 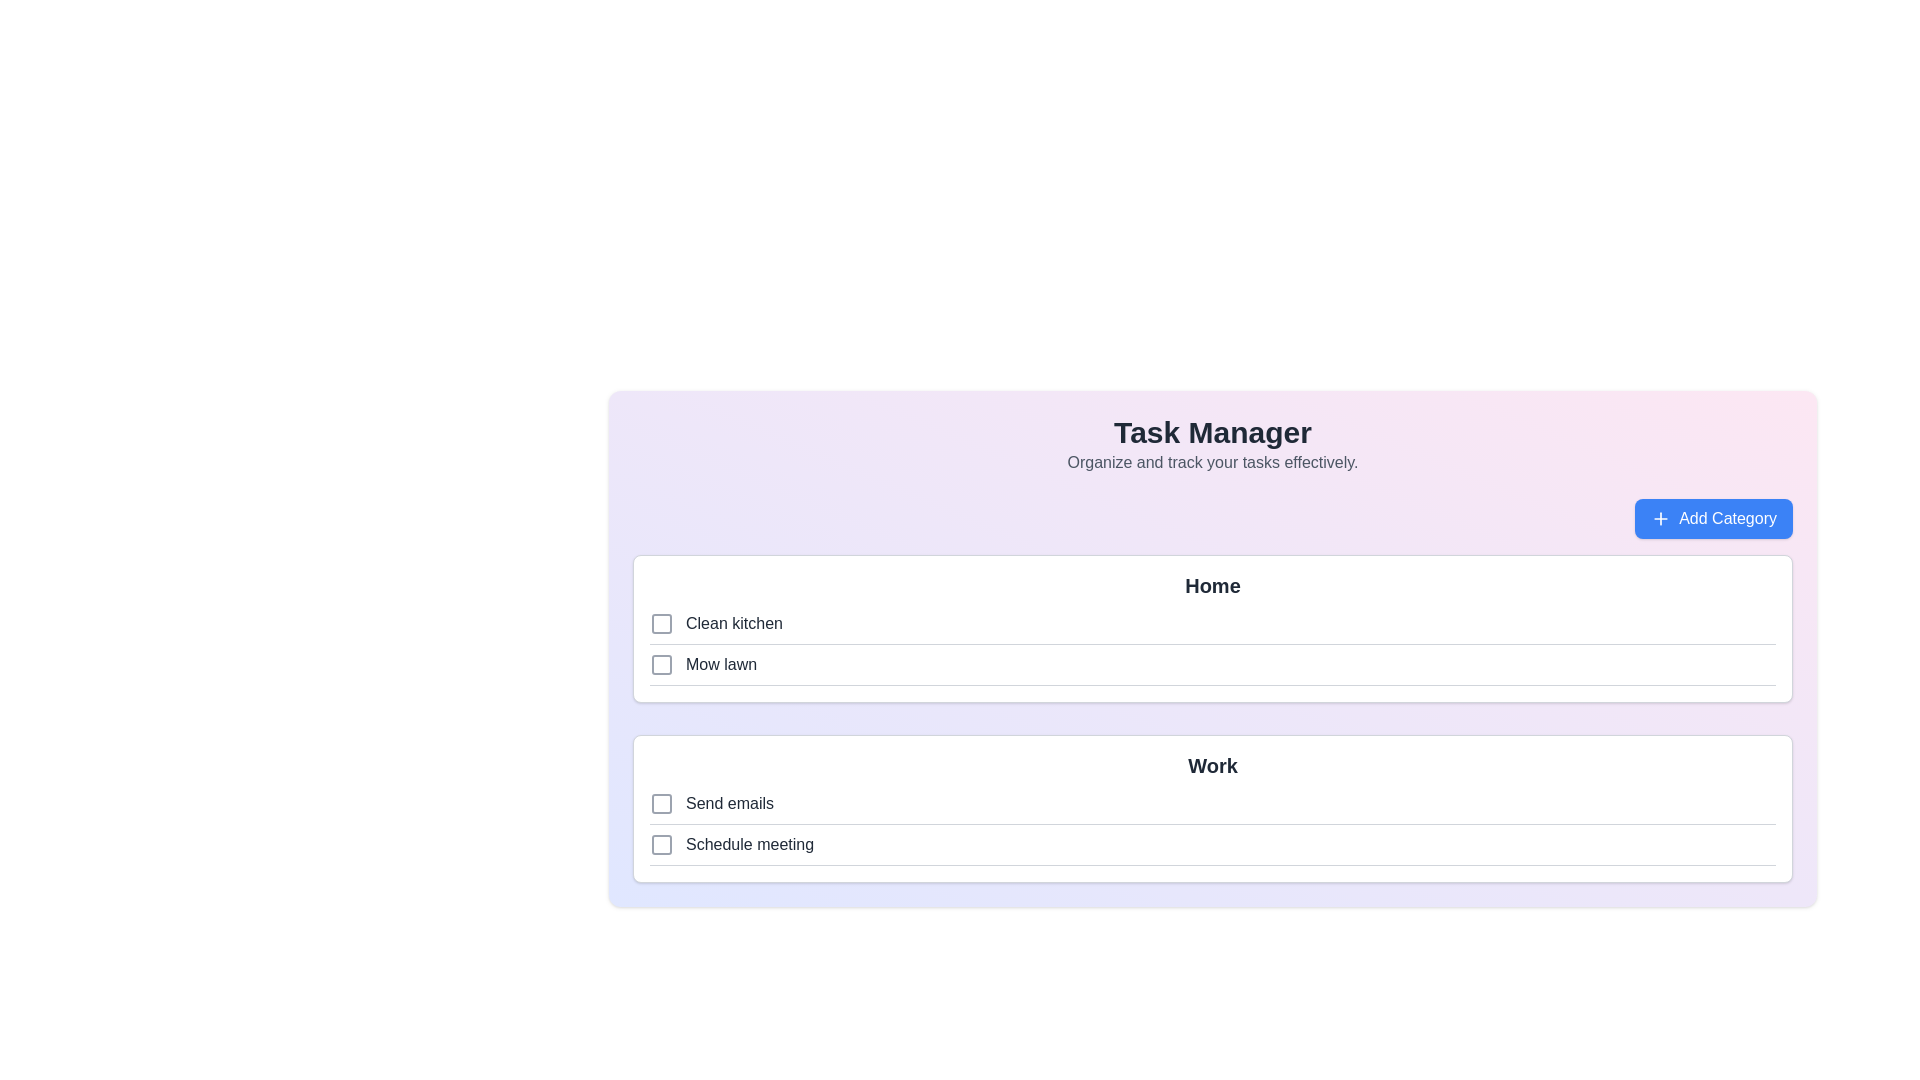 I want to click on the square-shaped checkbox with a white center and gray border located near the 'Schedule meeting' text in the 'Work' section of the checklist, so click(x=662, y=844).